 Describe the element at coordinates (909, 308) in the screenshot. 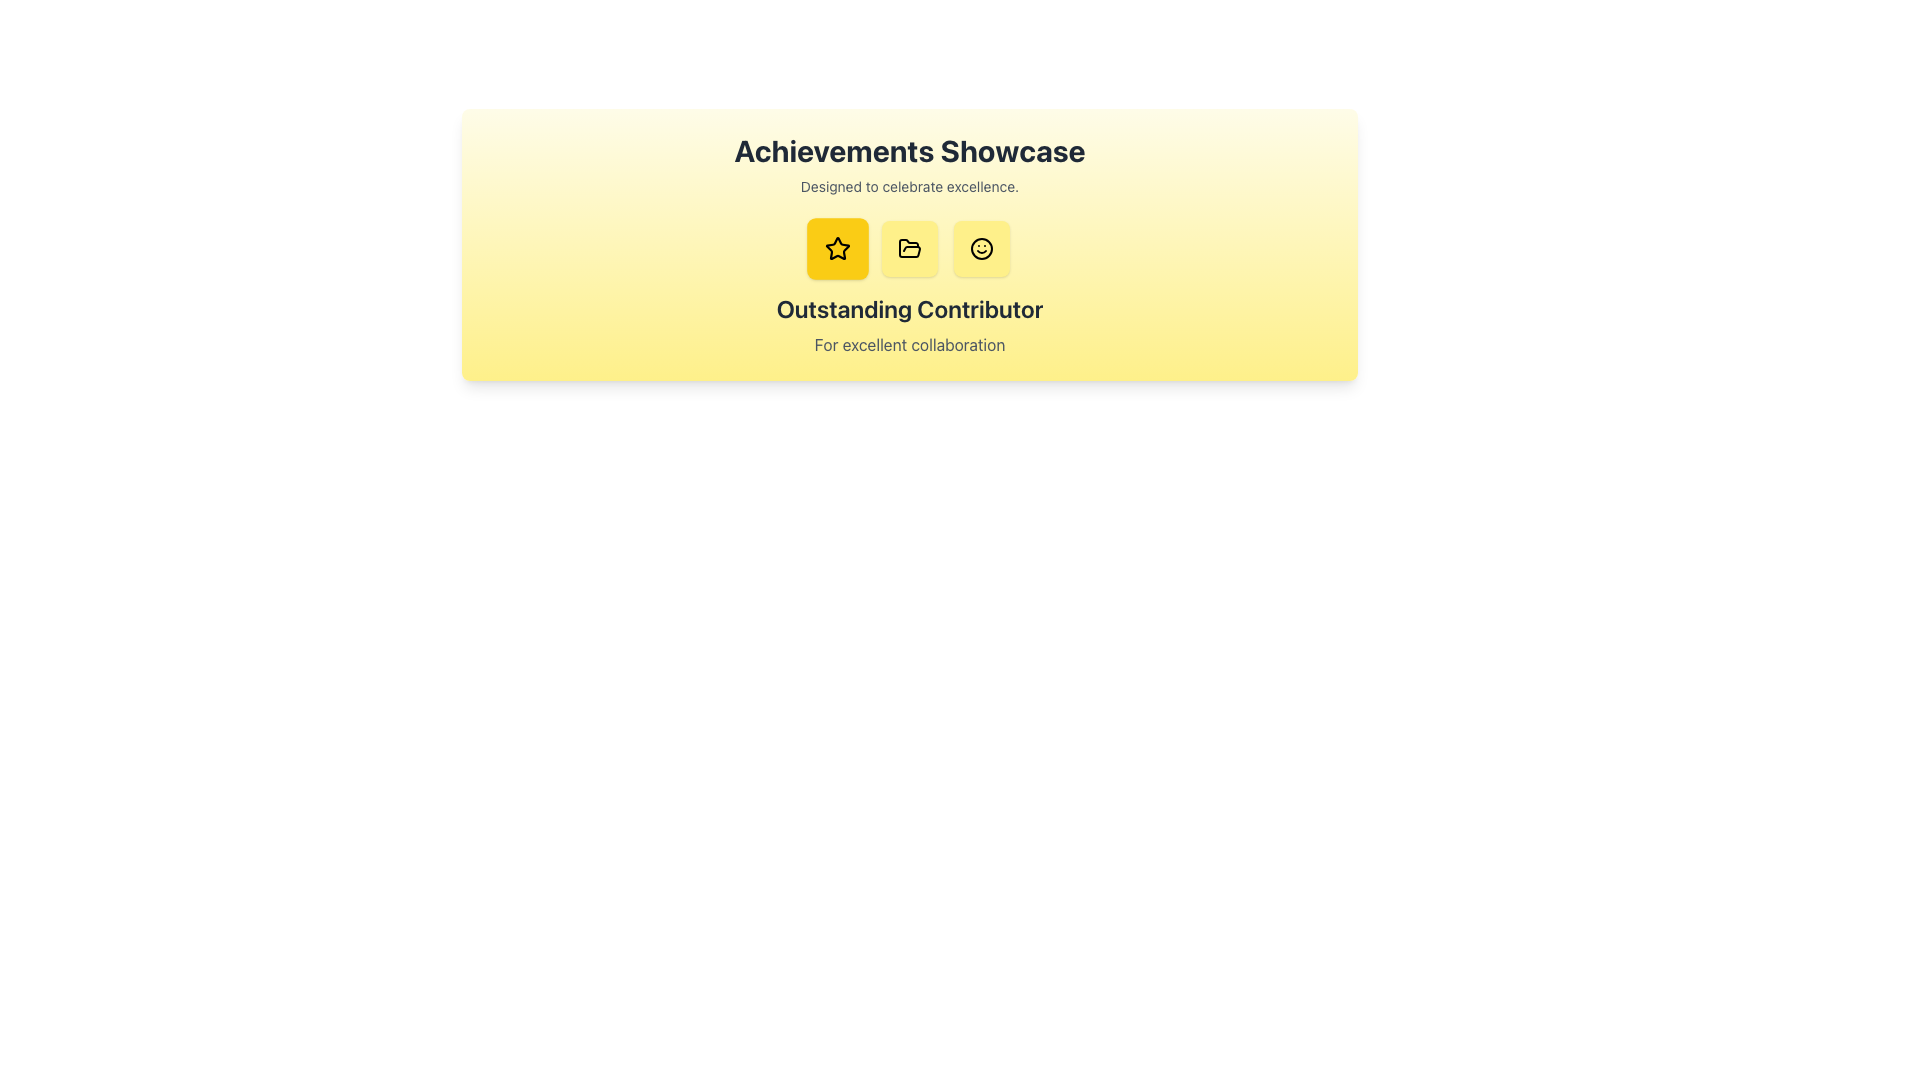

I see `title text that highlights a user's achievement, located at the center of the interface above the smaller text 'For excellent collaboration'` at that location.